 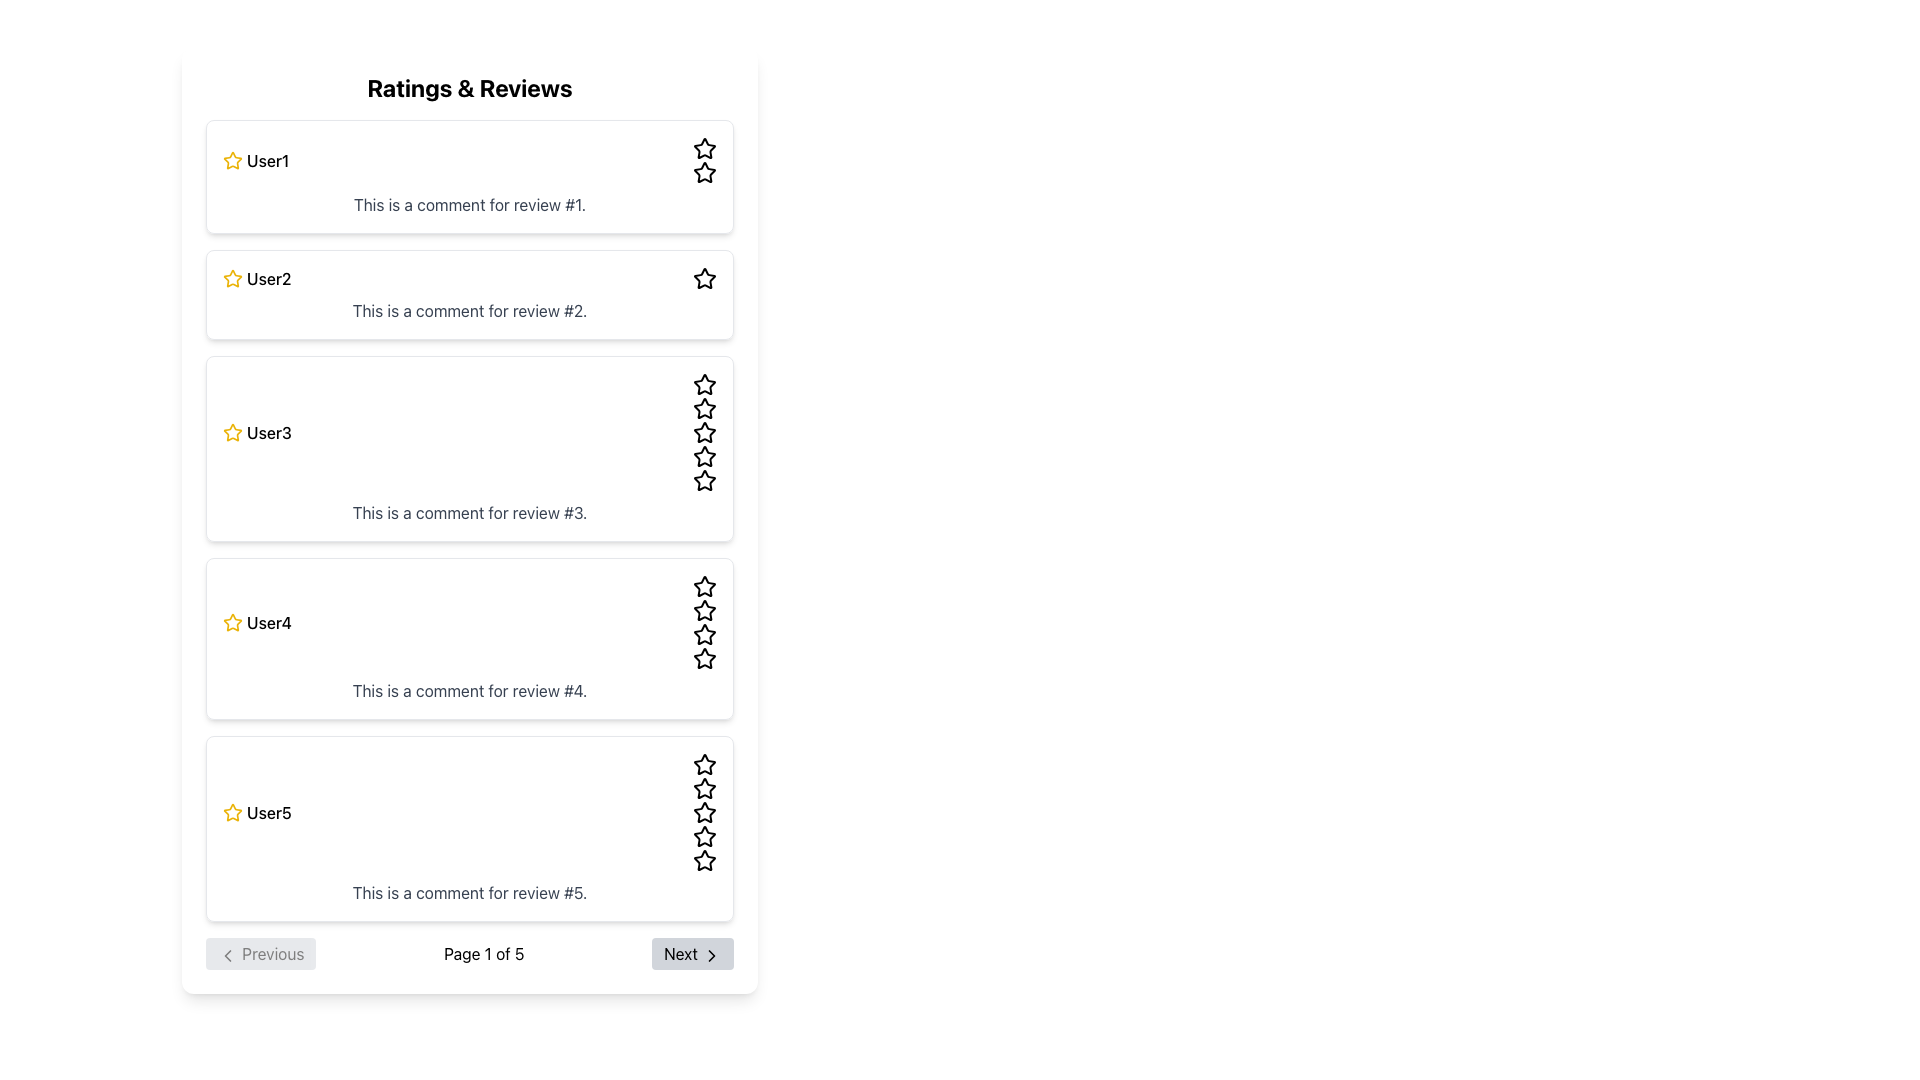 What do you see at coordinates (705, 658) in the screenshot?
I see `the fourth star icon in the five-star rating system for the 'User4' review` at bounding box center [705, 658].